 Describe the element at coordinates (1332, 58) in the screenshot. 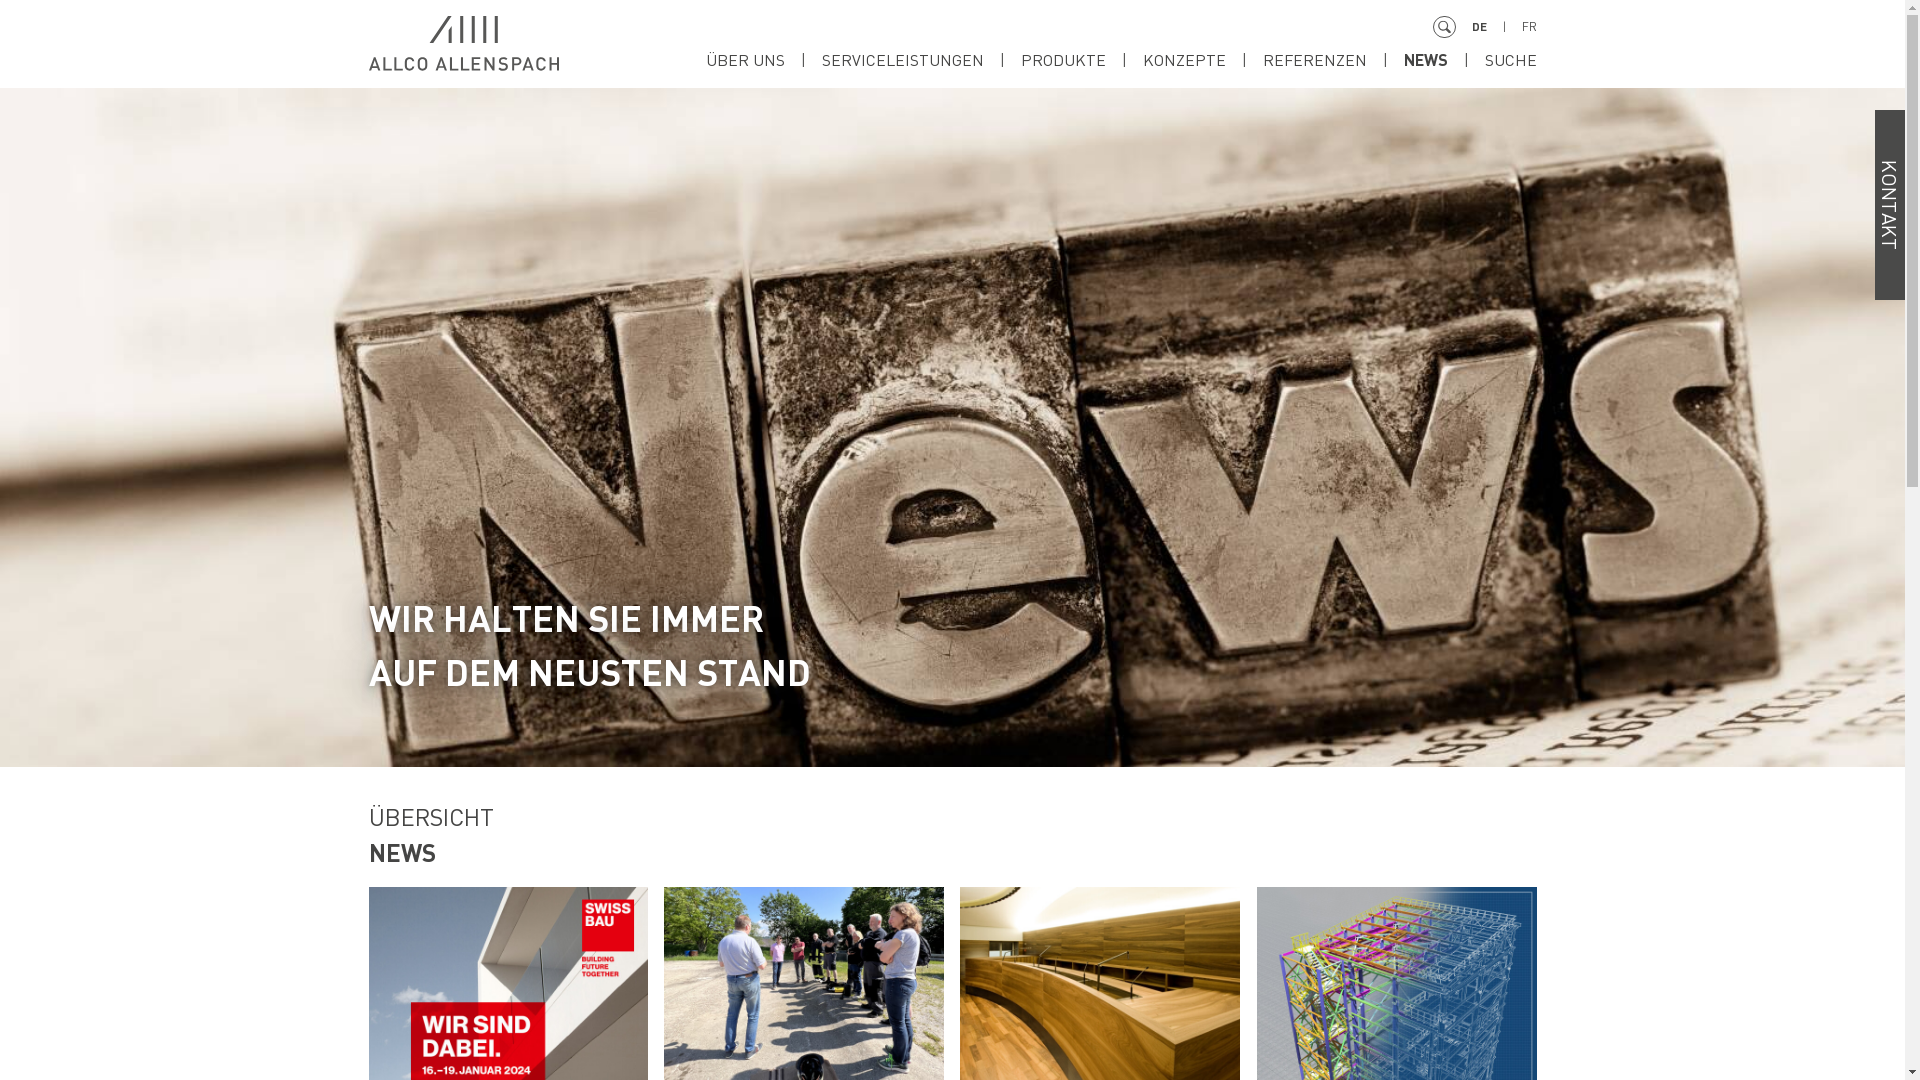

I see `'REFERENZEN'` at that location.